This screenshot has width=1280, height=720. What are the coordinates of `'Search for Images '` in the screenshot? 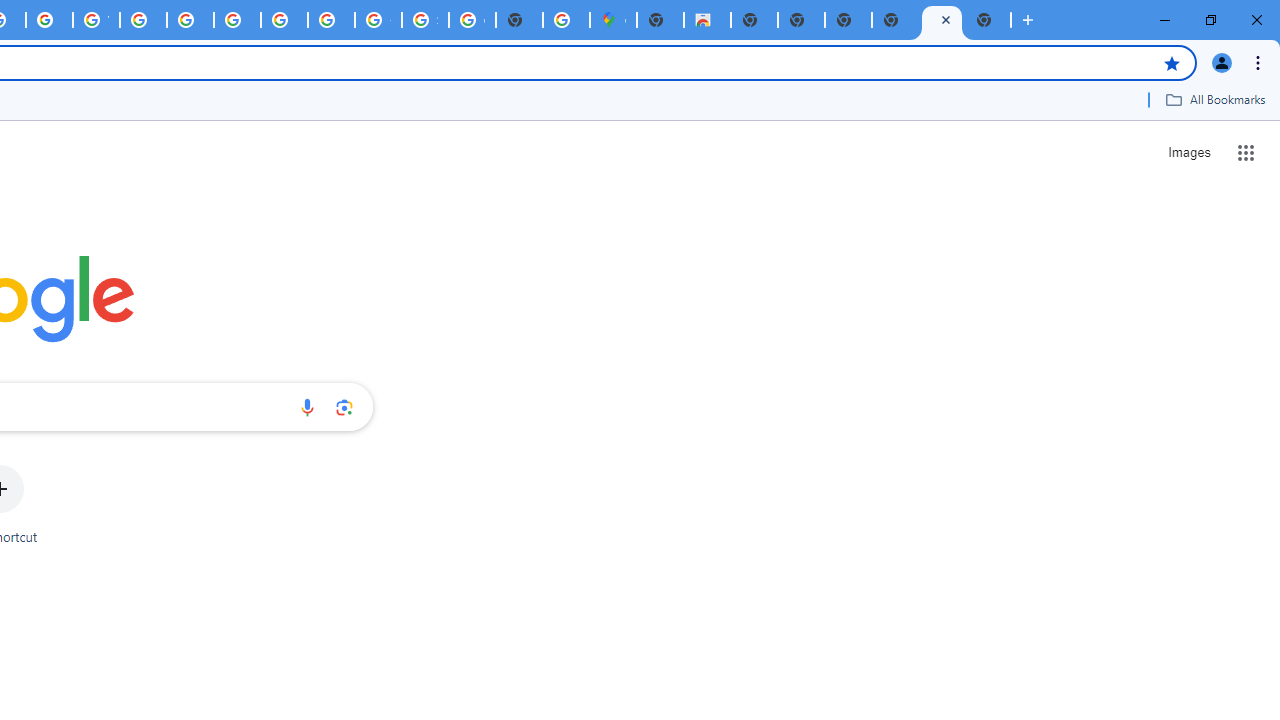 It's located at (1189, 152).